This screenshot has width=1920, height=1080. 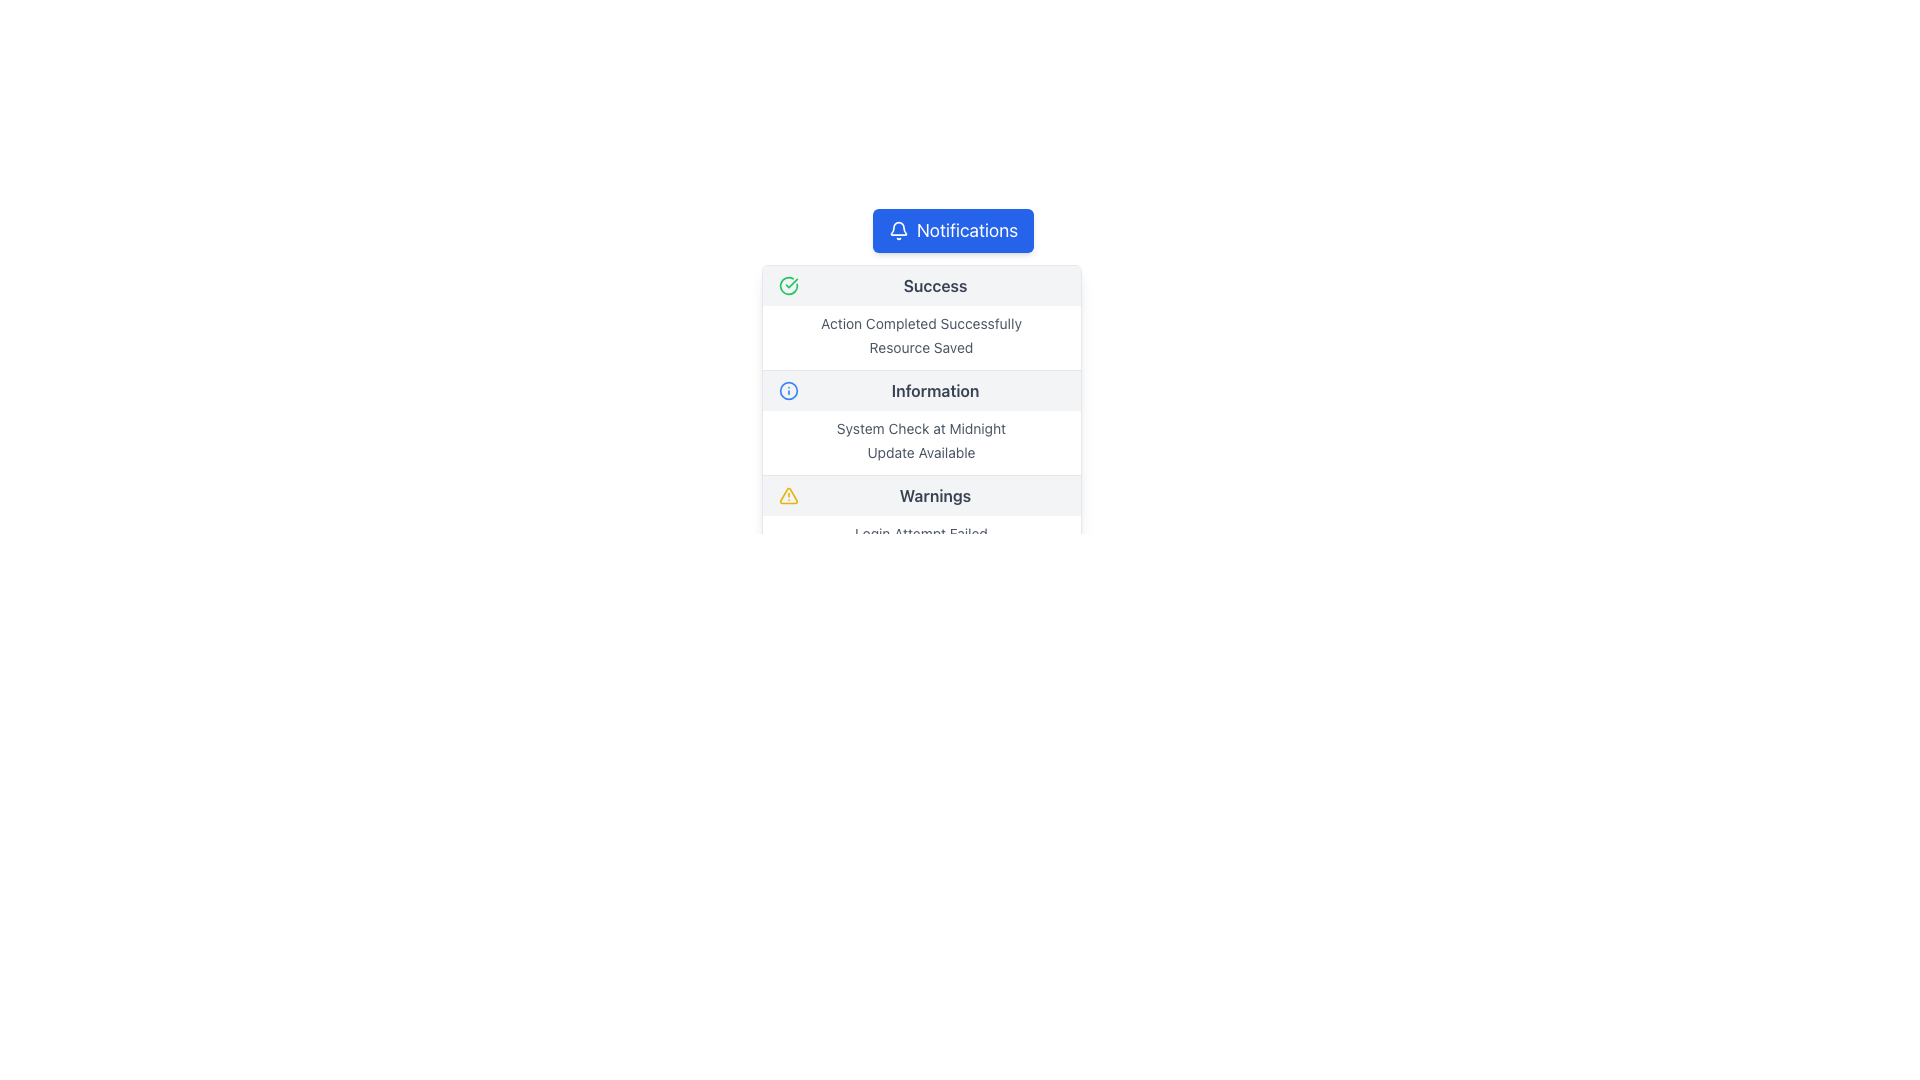 I want to click on the notification bell icon located at the top center of the notification section above the 'Notifications' text label, so click(x=897, y=227).